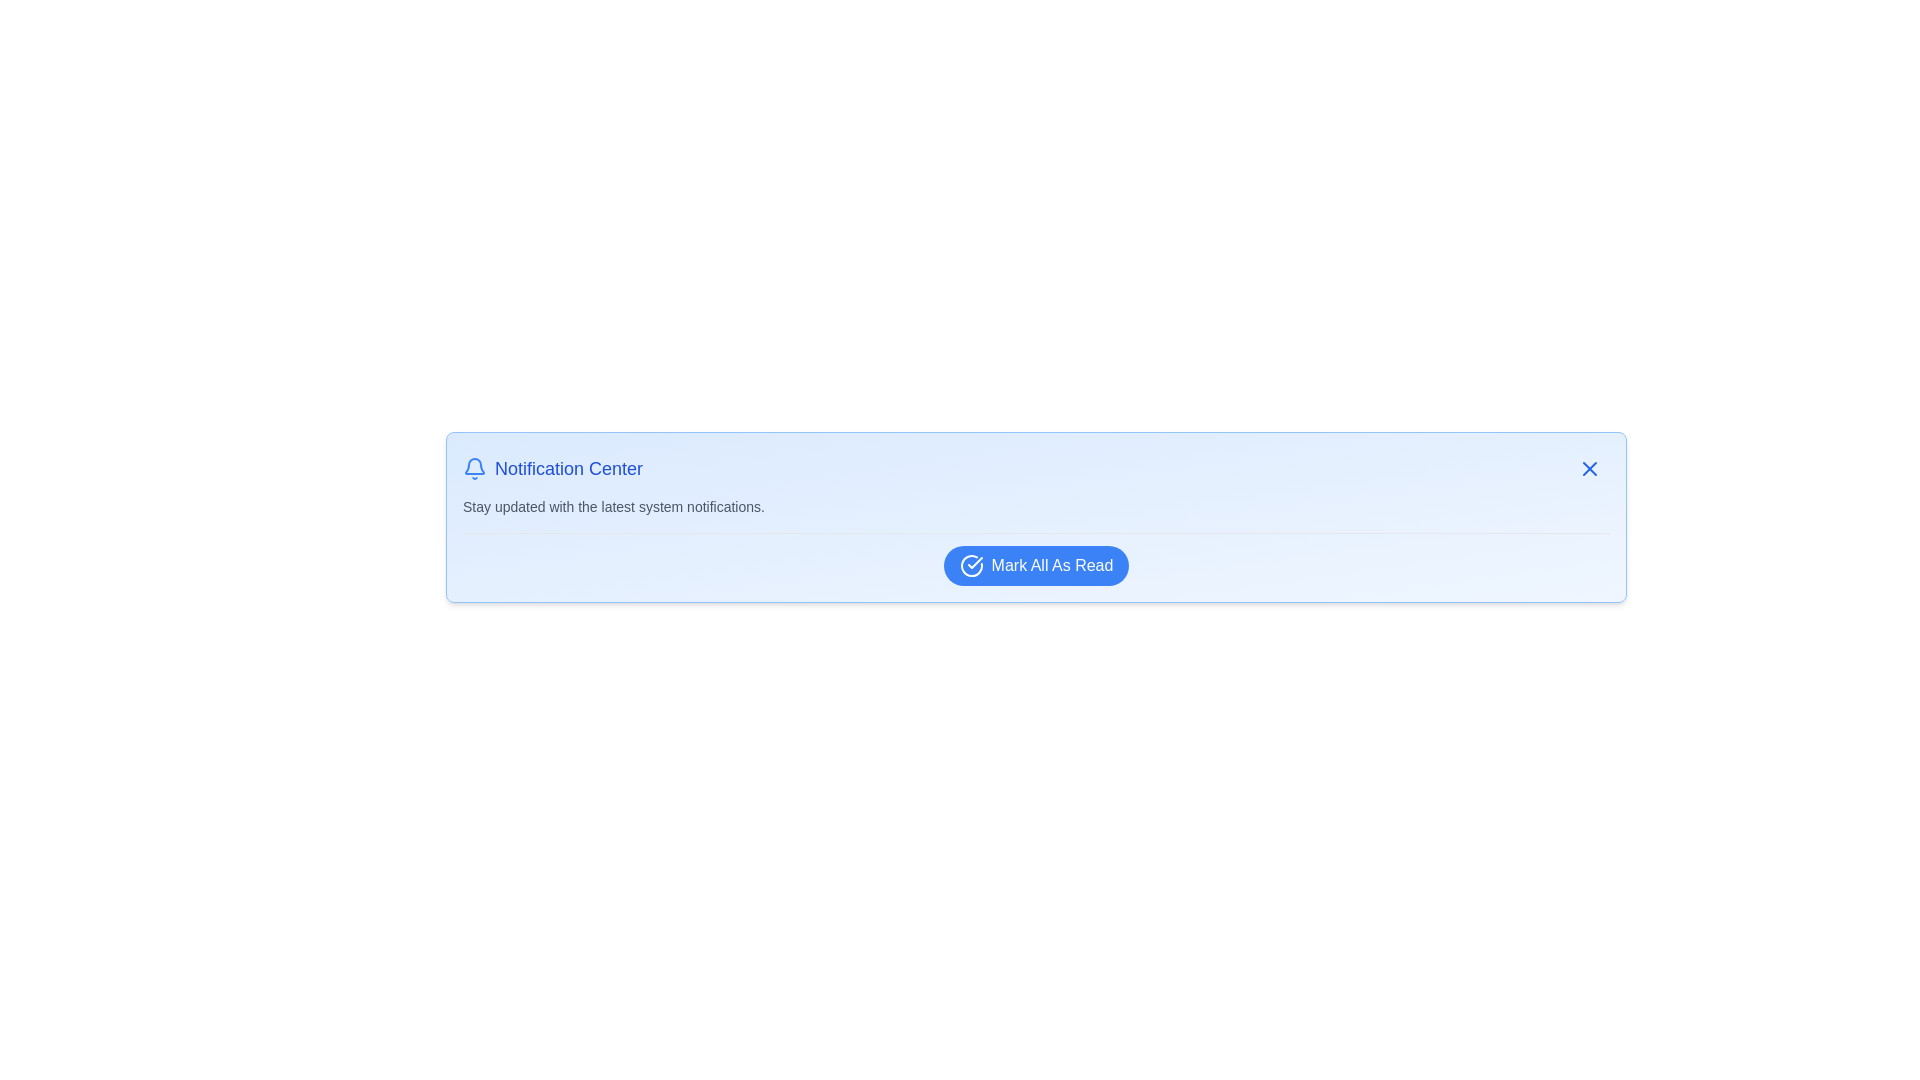 This screenshot has width=1920, height=1080. I want to click on the close button located at the top-right corner of the notification card, so click(1588, 469).